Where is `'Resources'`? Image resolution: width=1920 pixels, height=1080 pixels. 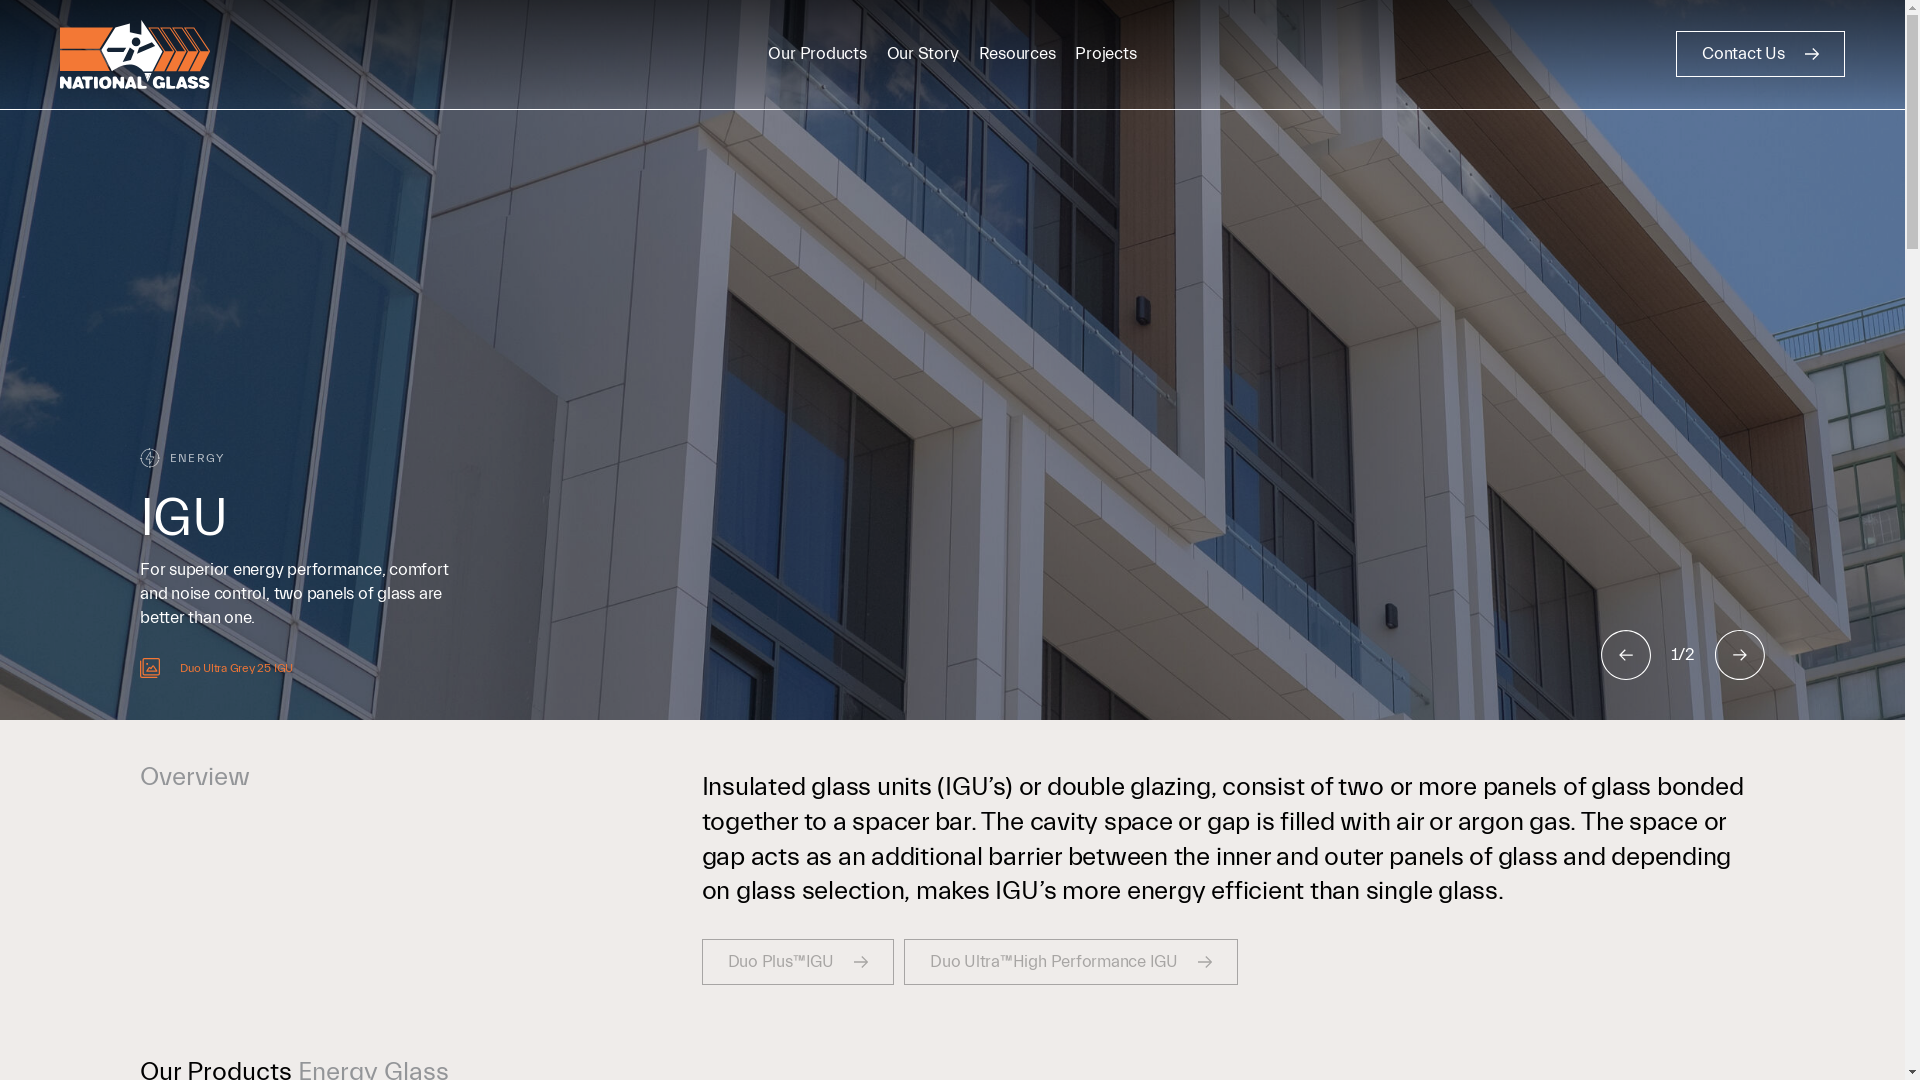 'Resources' is located at coordinates (1017, 52).